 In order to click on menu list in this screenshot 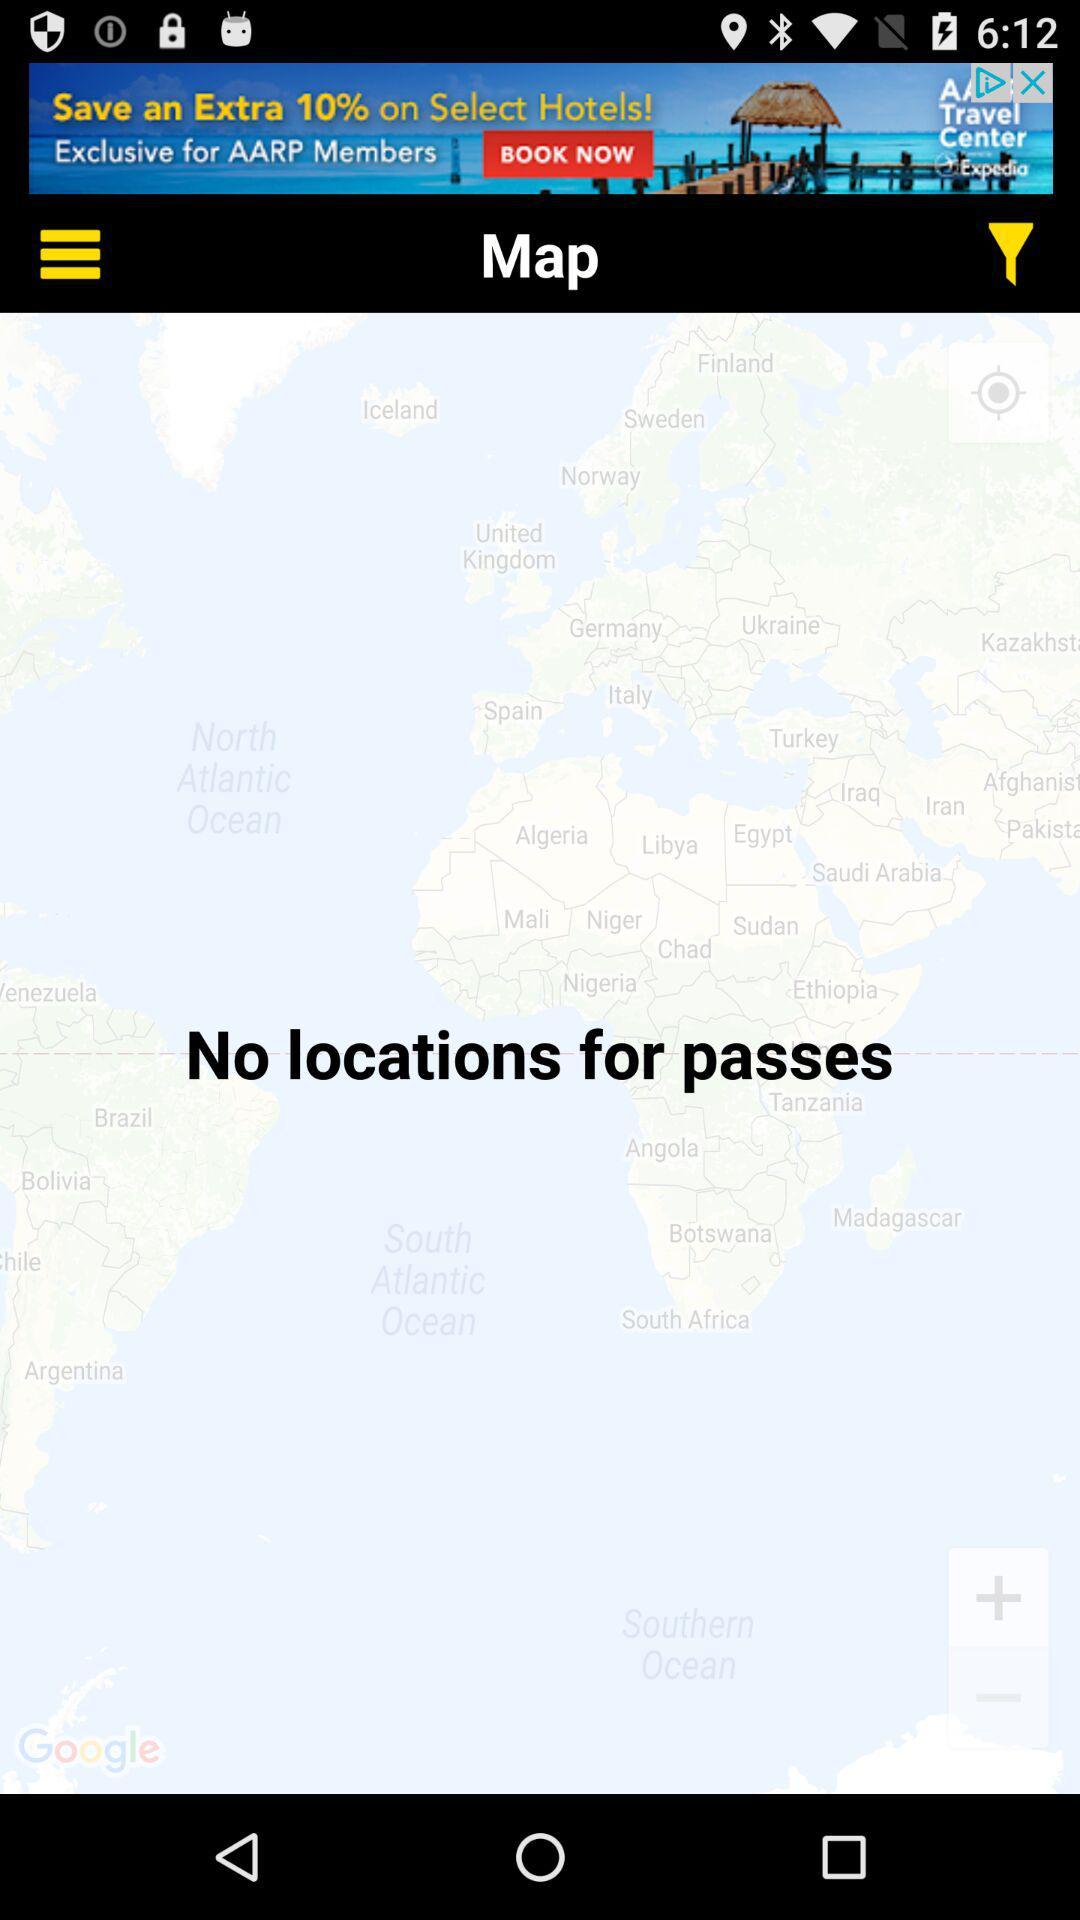, I will do `click(55, 252)`.